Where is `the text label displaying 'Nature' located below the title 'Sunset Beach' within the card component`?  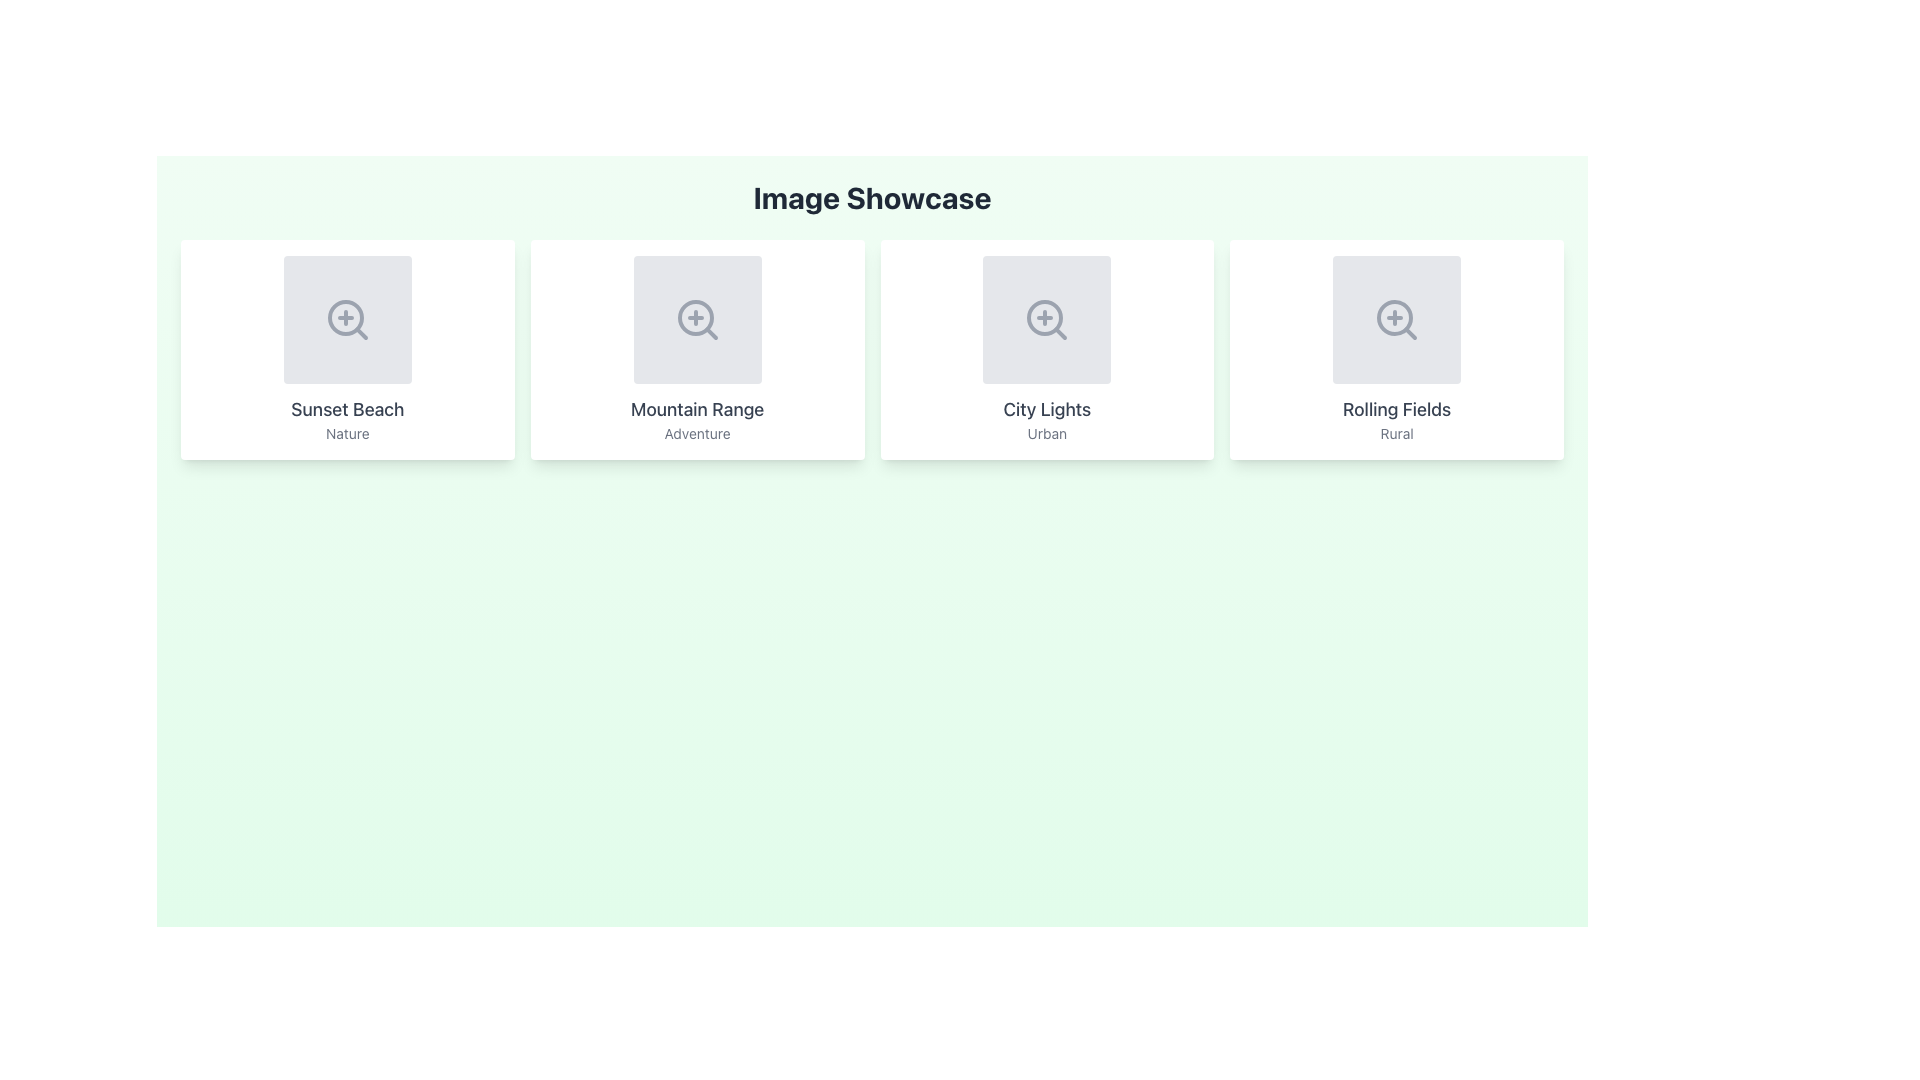
the text label displaying 'Nature' located below the title 'Sunset Beach' within the card component is located at coordinates (347, 433).